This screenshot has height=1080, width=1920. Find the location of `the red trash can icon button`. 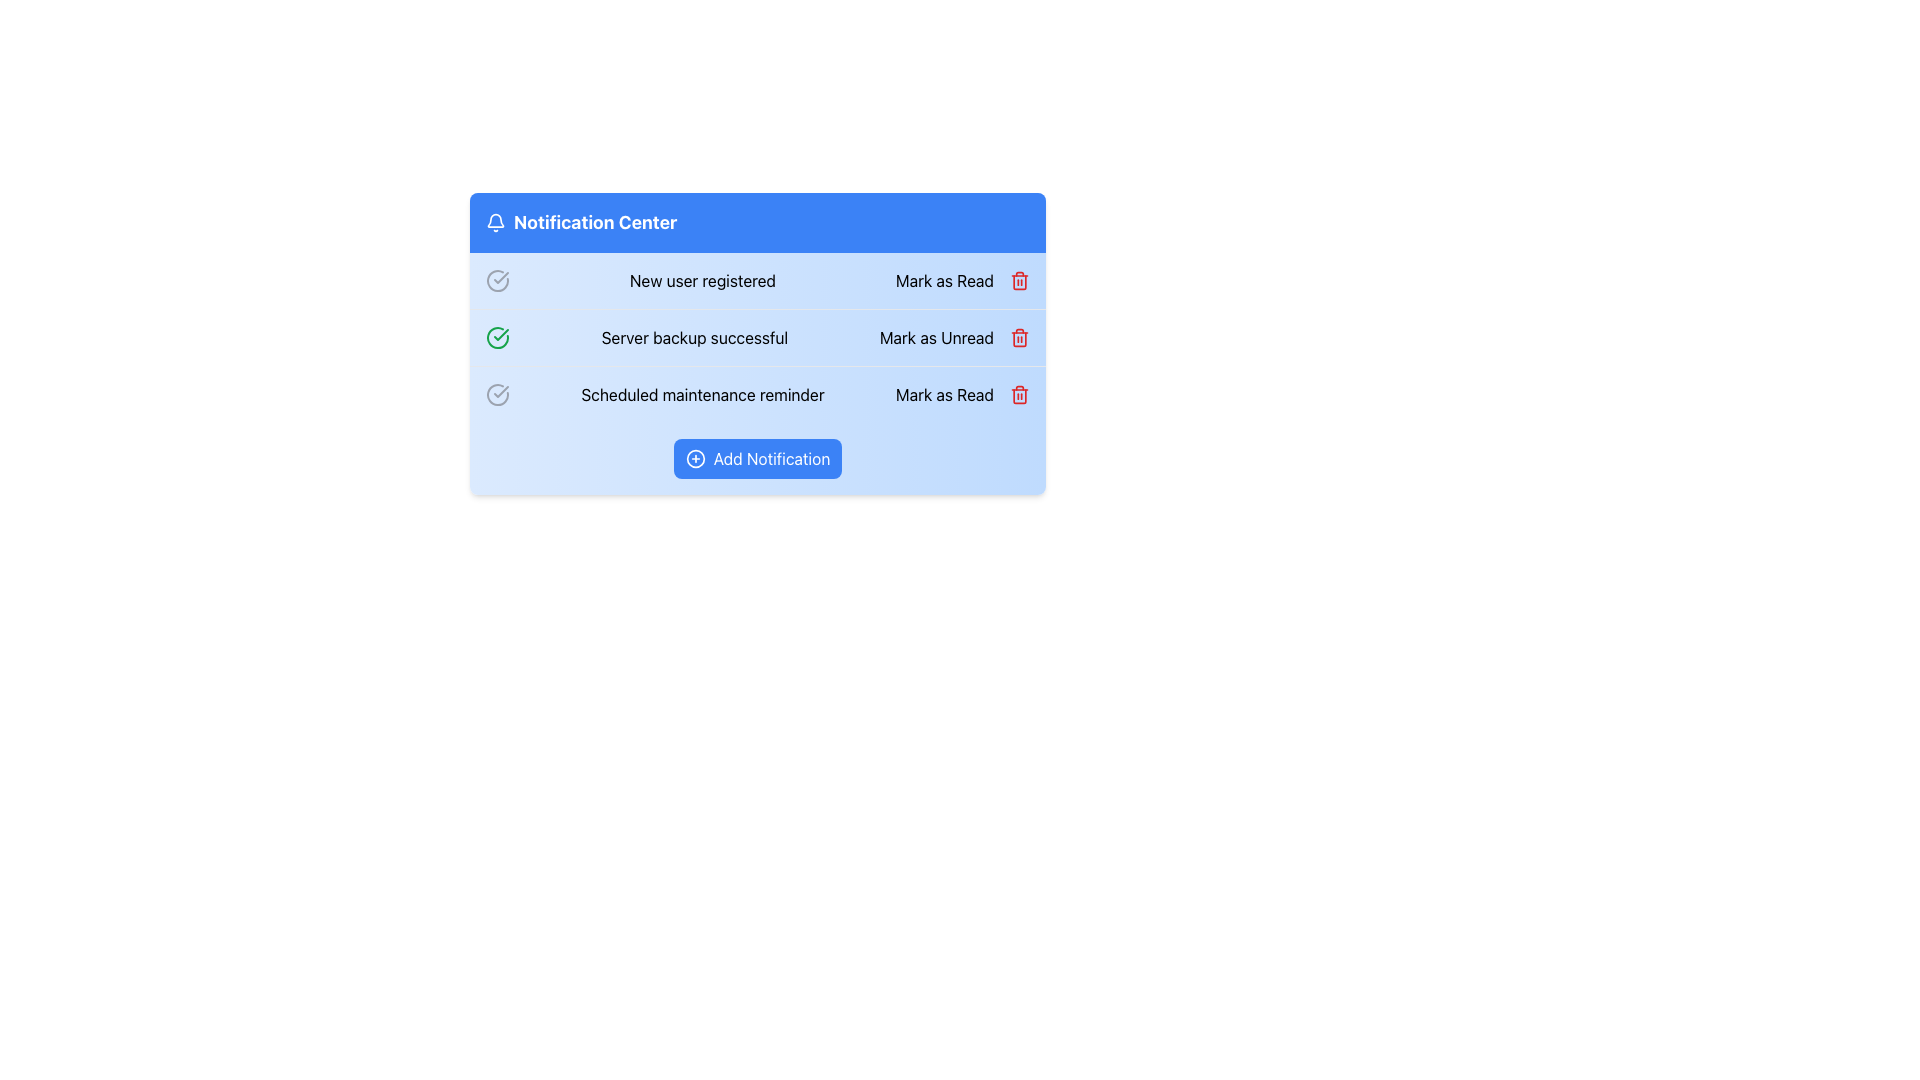

the red trash can icon button is located at coordinates (1019, 281).